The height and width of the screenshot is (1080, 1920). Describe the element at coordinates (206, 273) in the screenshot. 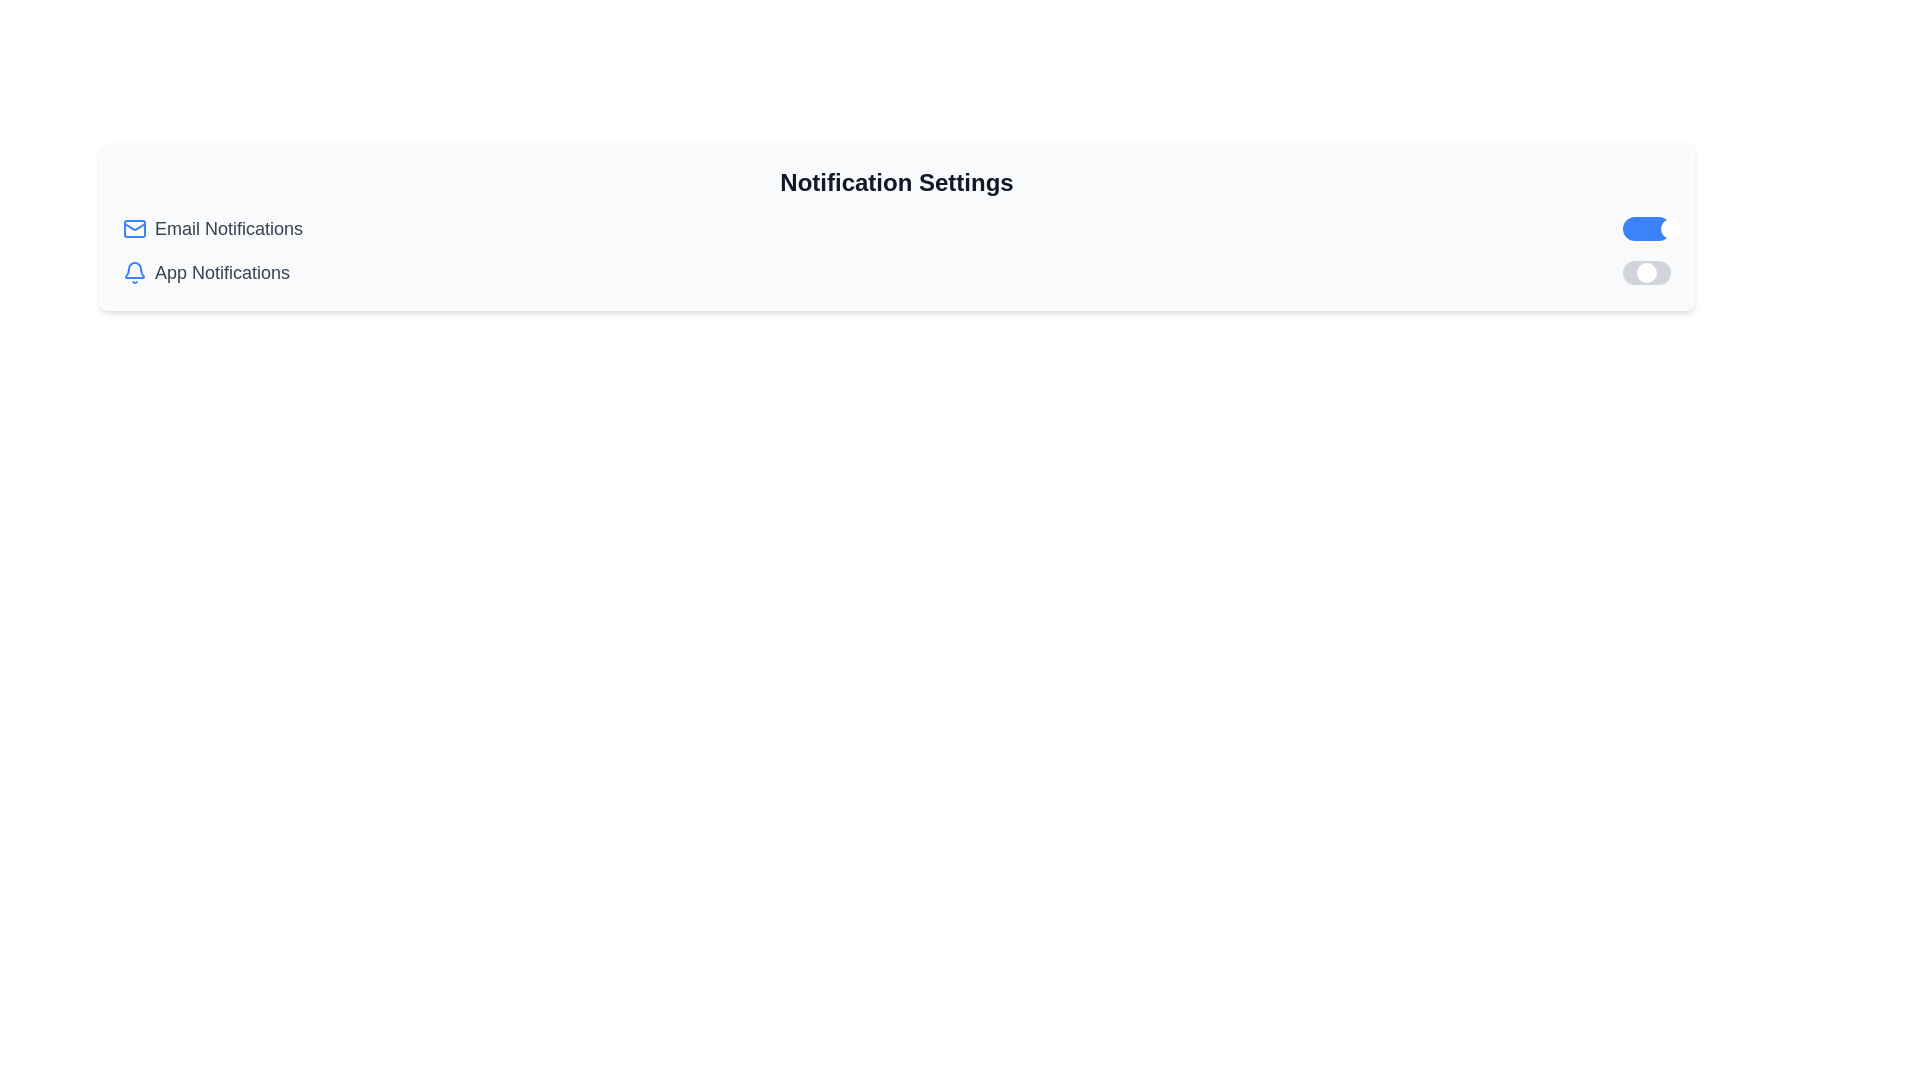

I see `the 'App Notifications' label with a bell icon` at that location.